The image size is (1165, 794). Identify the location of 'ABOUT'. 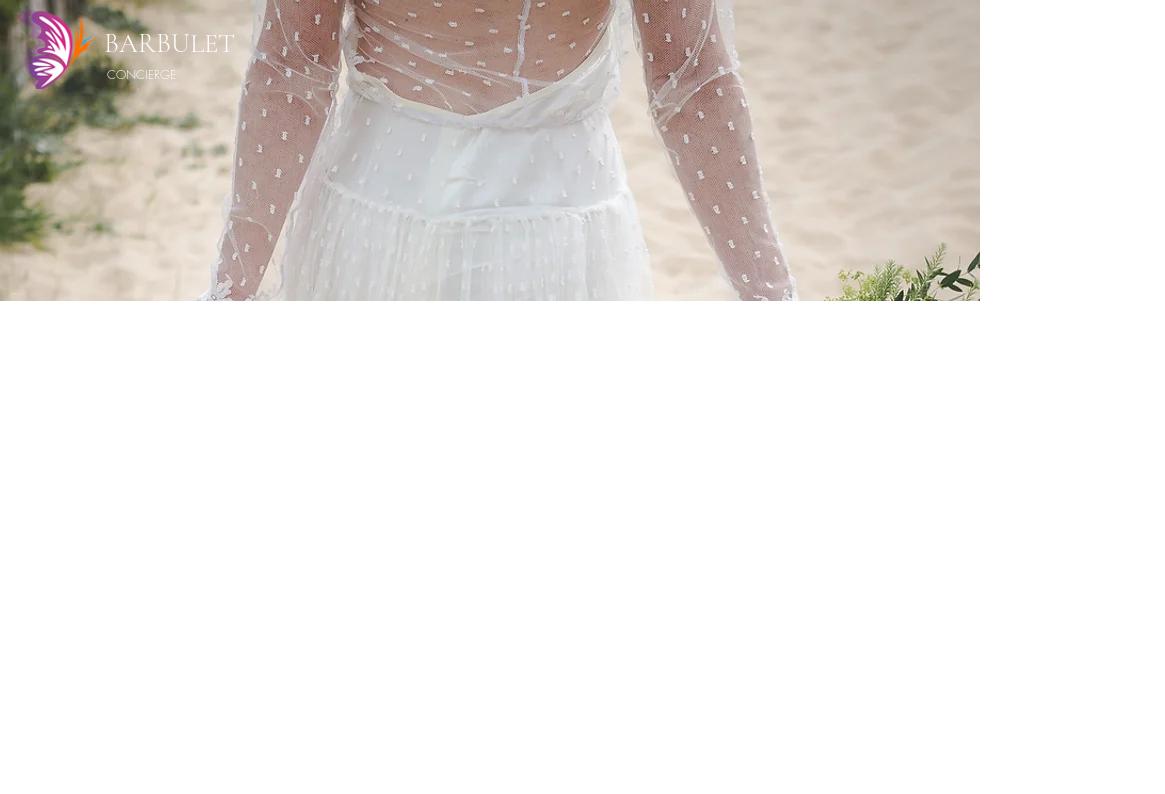
(654, 50).